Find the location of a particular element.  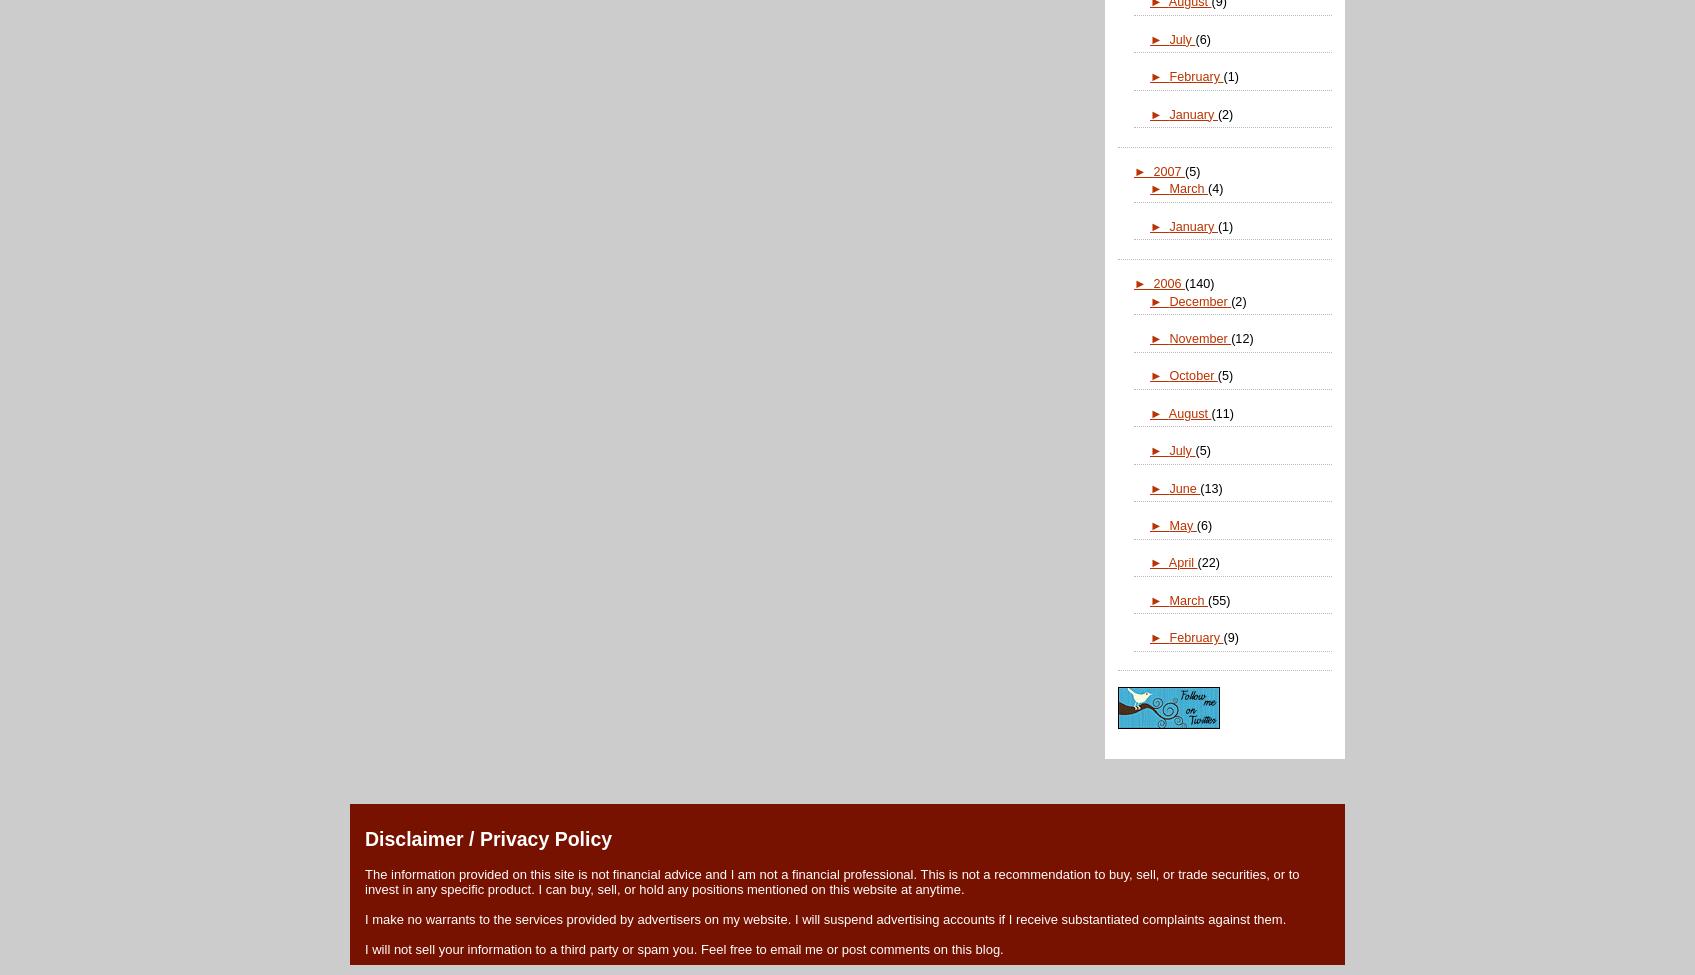

'June' is located at coordinates (1168, 487).